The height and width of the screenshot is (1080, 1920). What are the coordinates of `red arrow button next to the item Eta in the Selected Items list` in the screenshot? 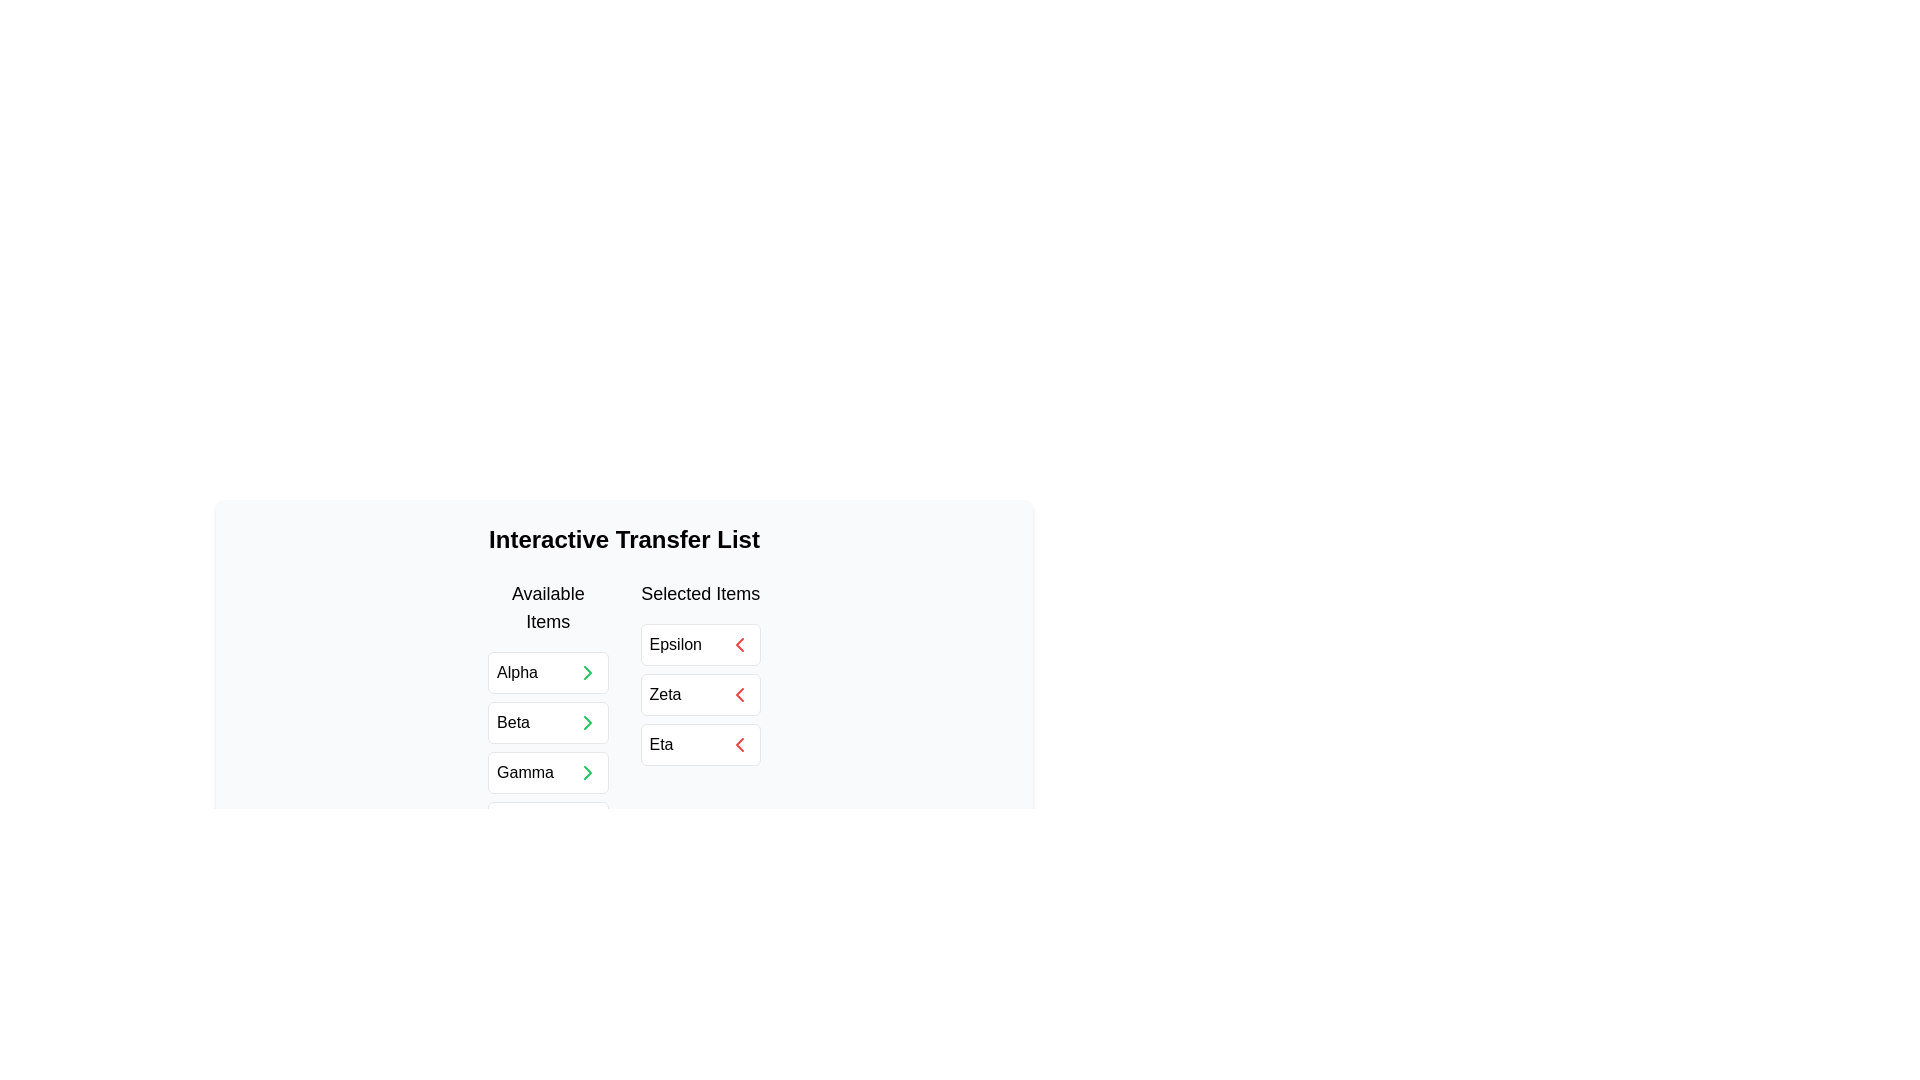 It's located at (738, 744).